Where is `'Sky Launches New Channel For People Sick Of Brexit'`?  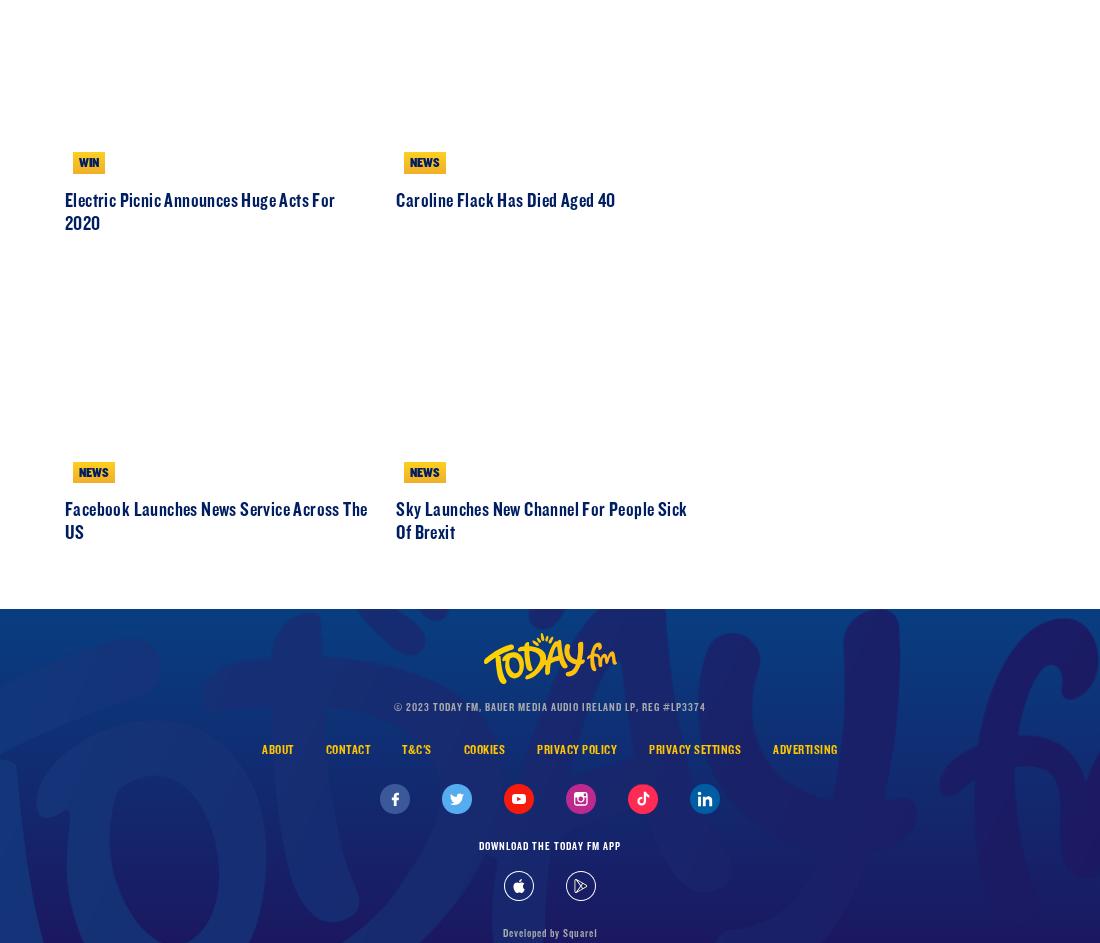 'Sky Launches New Channel For People Sick Of Brexit' is located at coordinates (541, 604).